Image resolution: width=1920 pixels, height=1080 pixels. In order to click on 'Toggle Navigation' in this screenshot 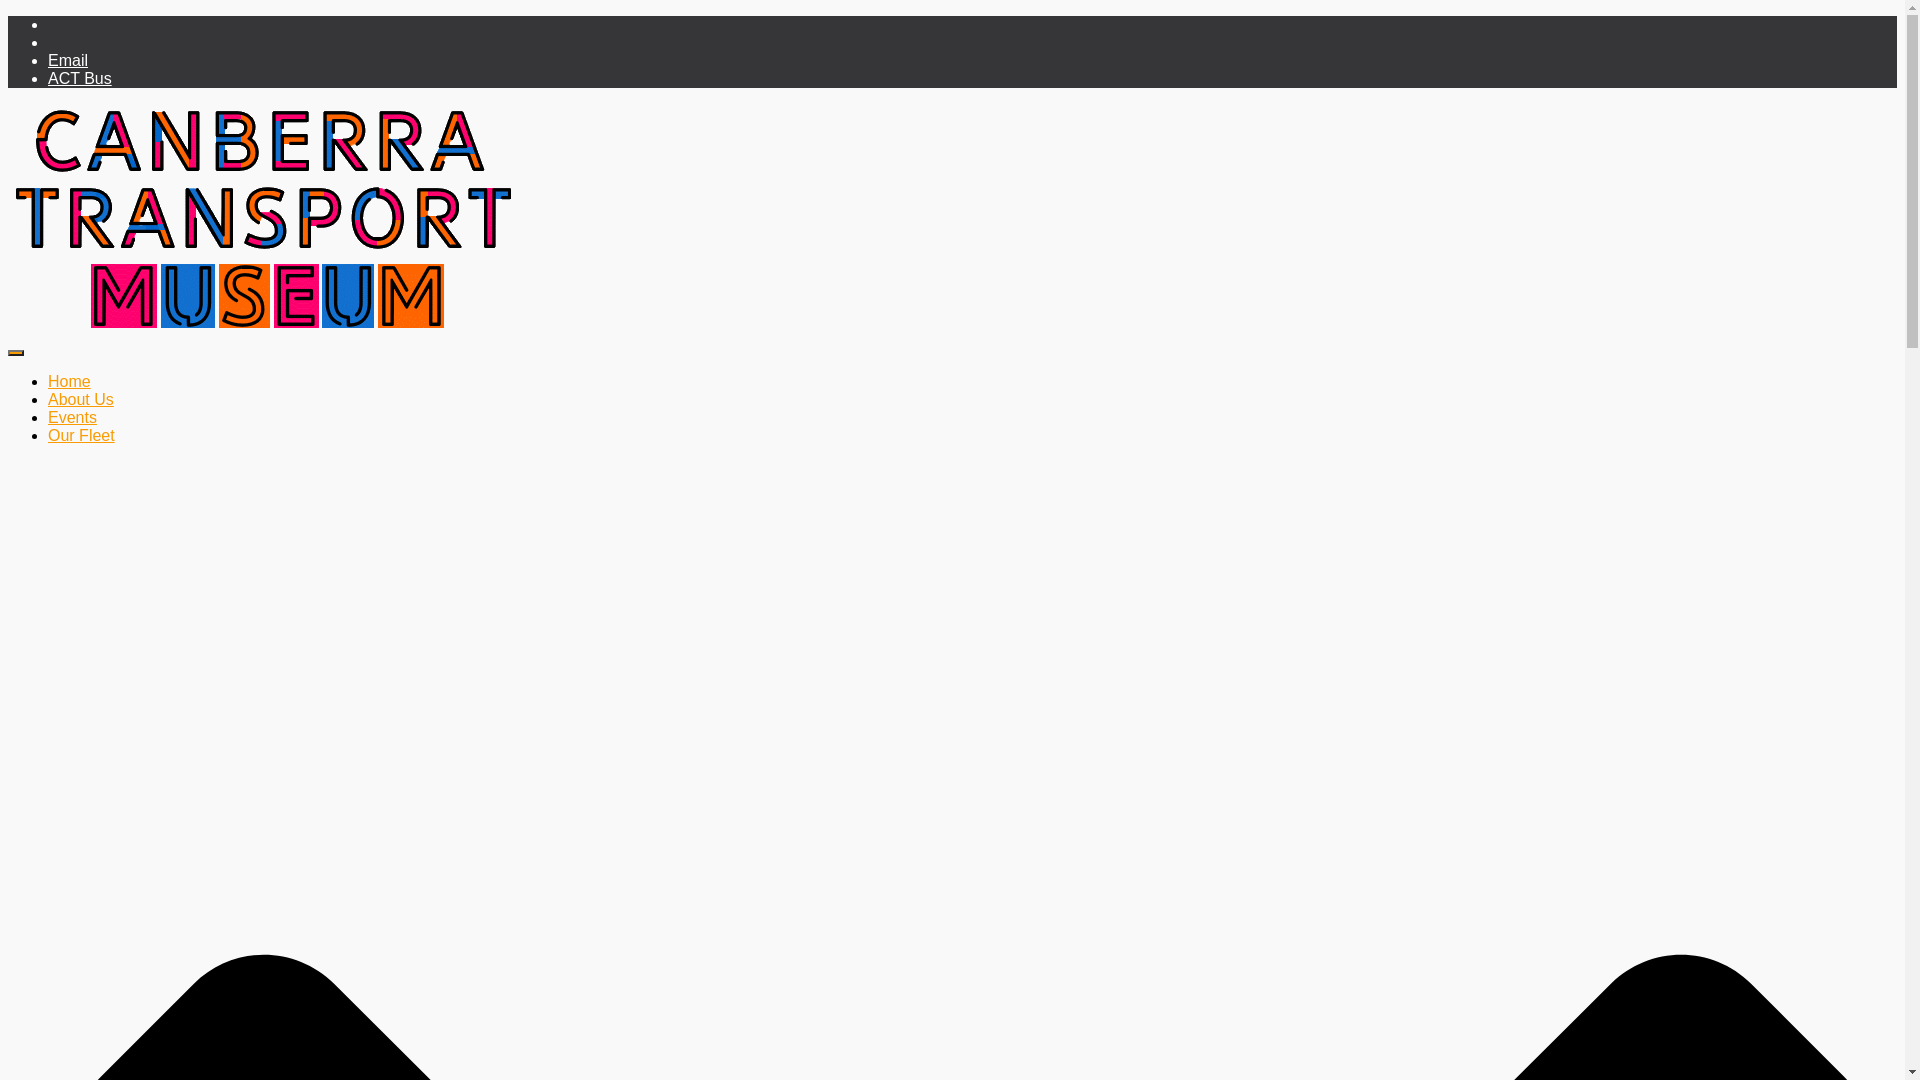, I will do `click(15, 352)`.